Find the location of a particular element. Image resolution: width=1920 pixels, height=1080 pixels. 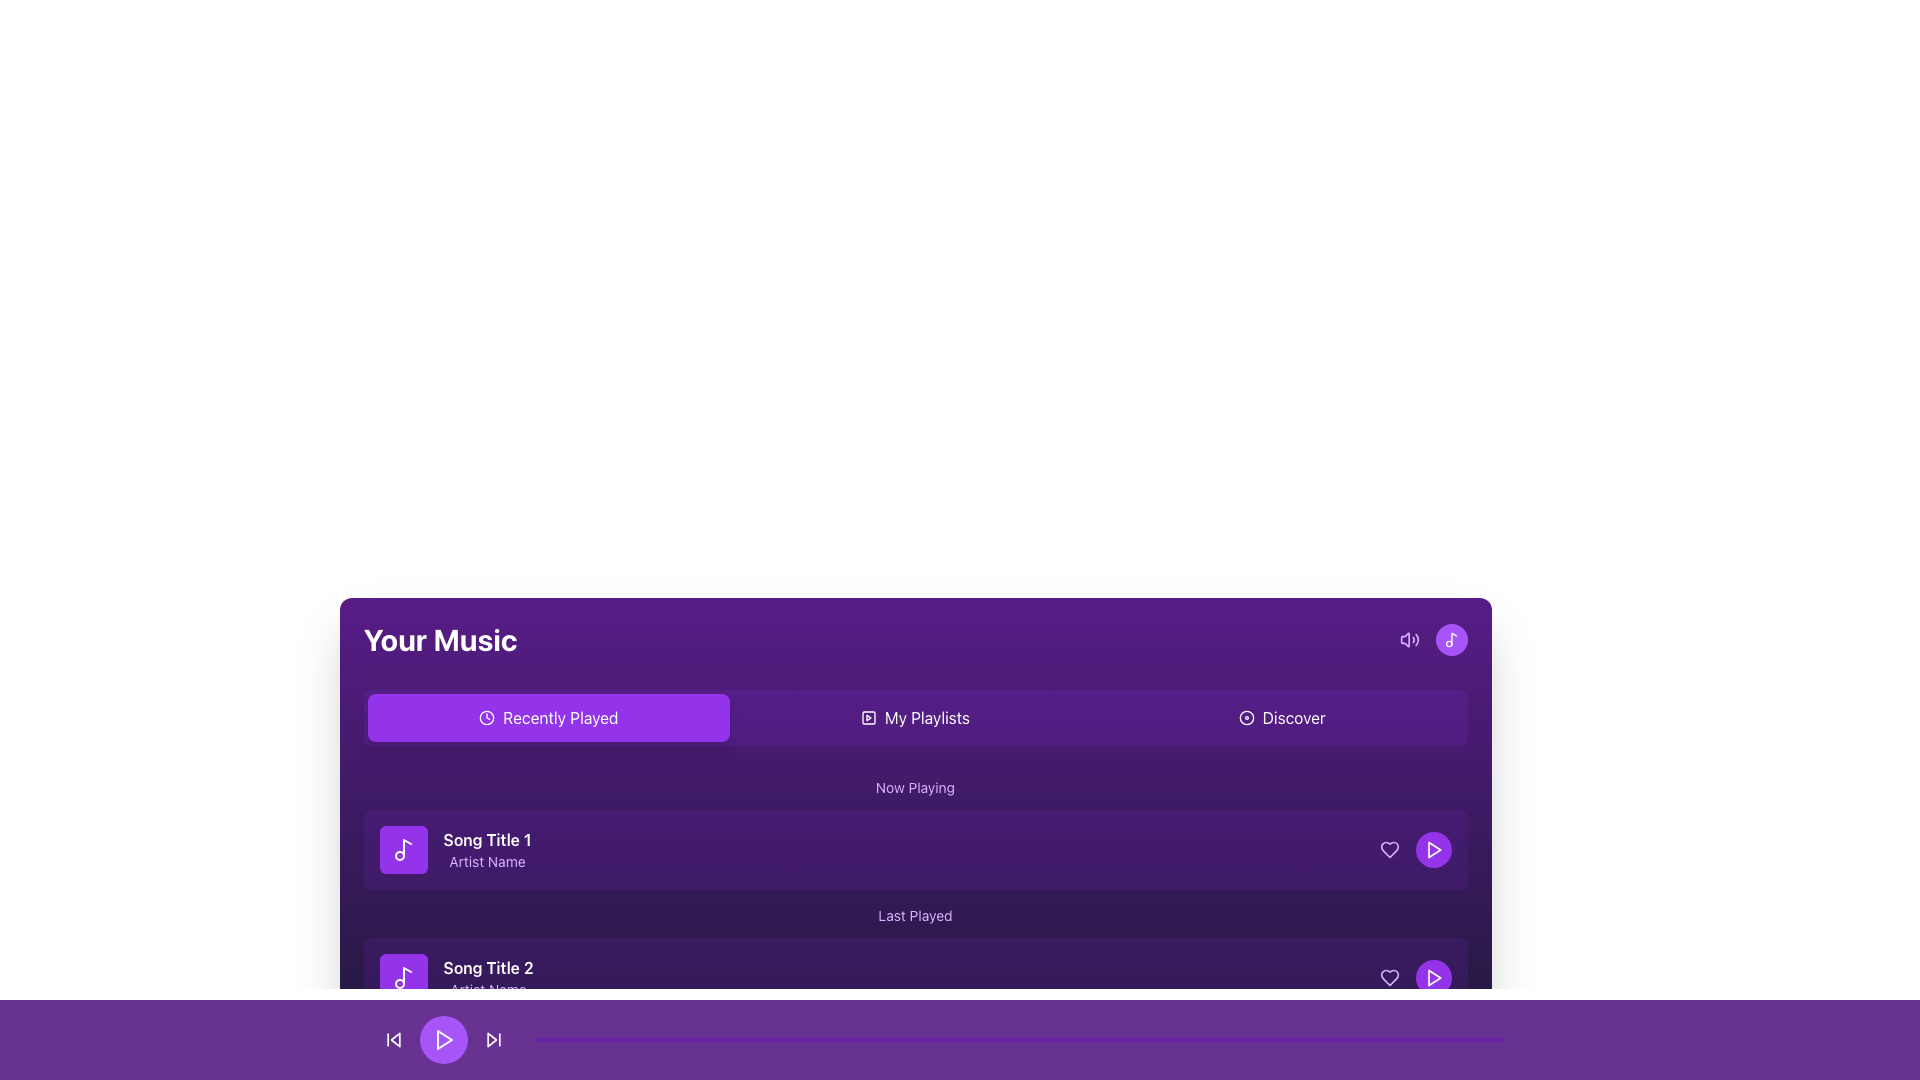

the 'Discover' button located at the rightmost end of the horizontal navigation bar to change its background color is located at coordinates (1282, 716).